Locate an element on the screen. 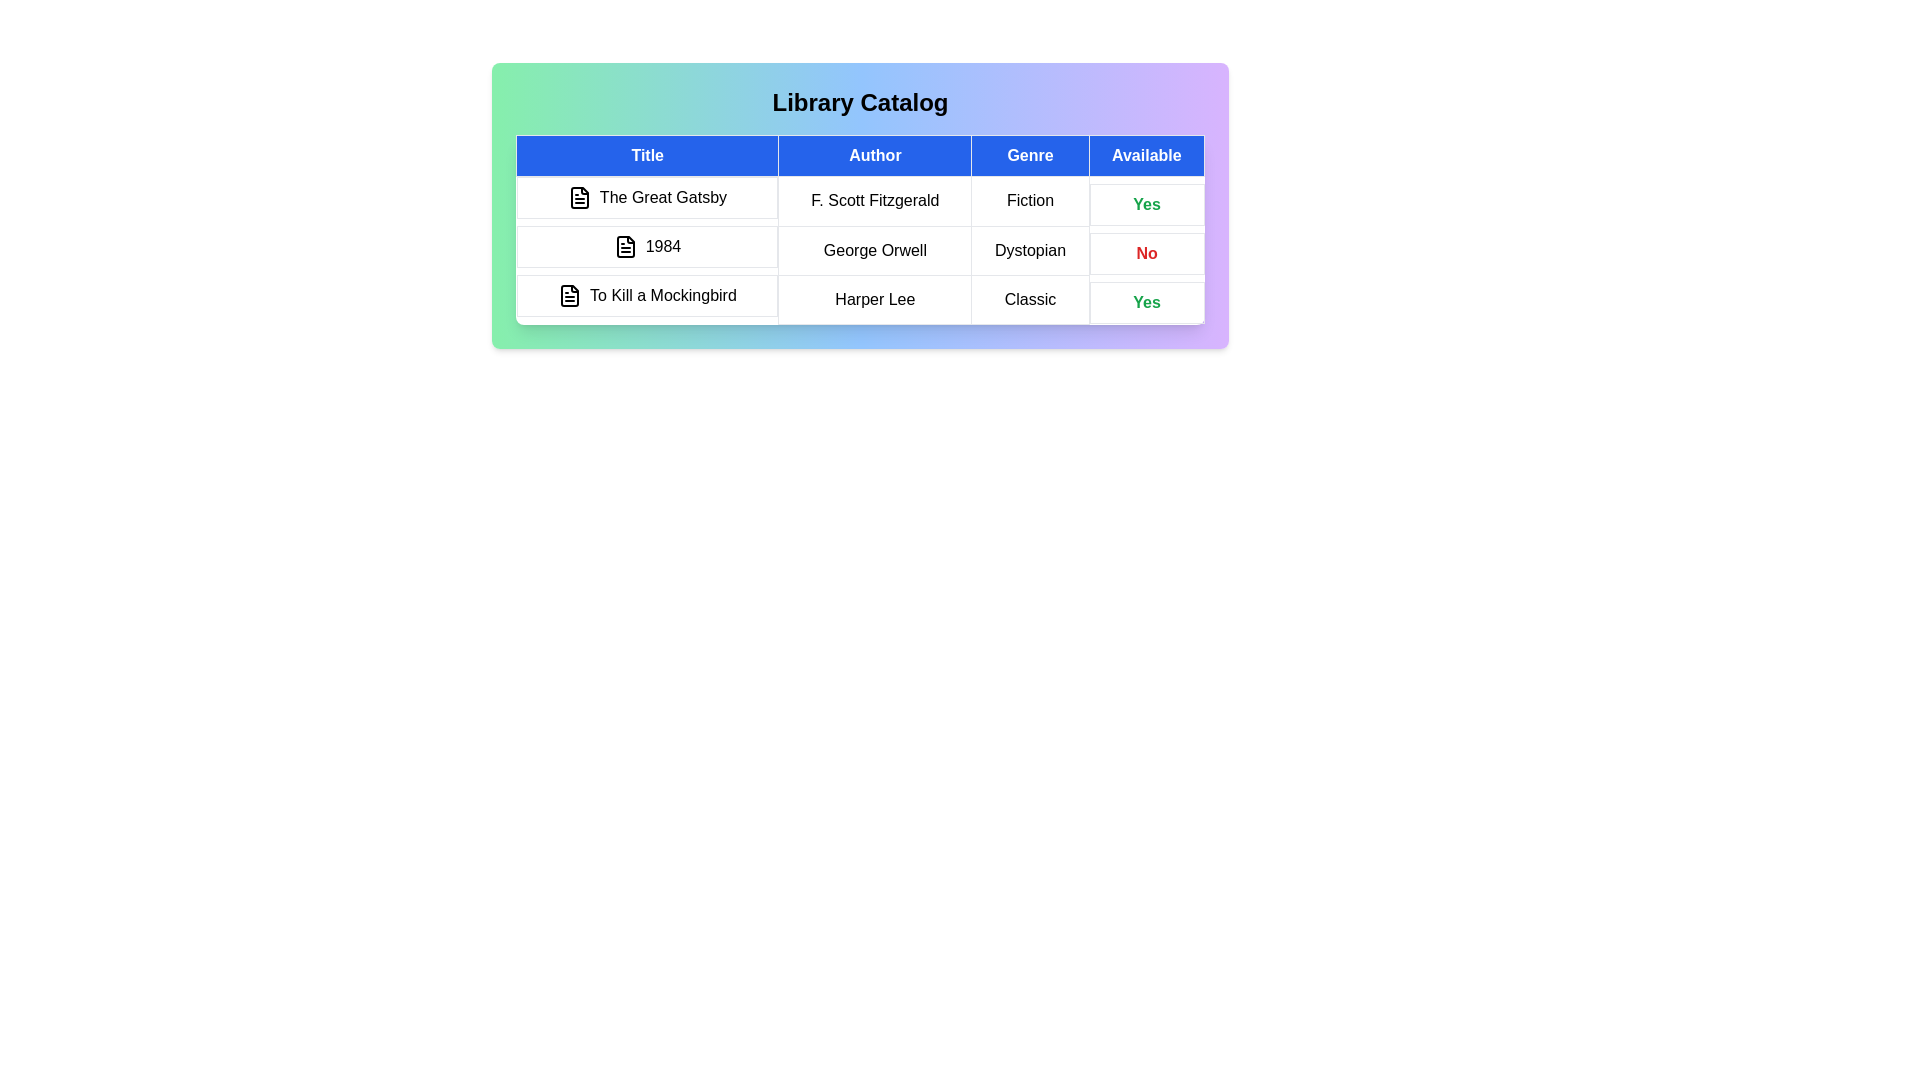 This screenshot has height=1080, width=1920. the book title The Great Gatsby to interact with it is located at coordinates (647, 197).